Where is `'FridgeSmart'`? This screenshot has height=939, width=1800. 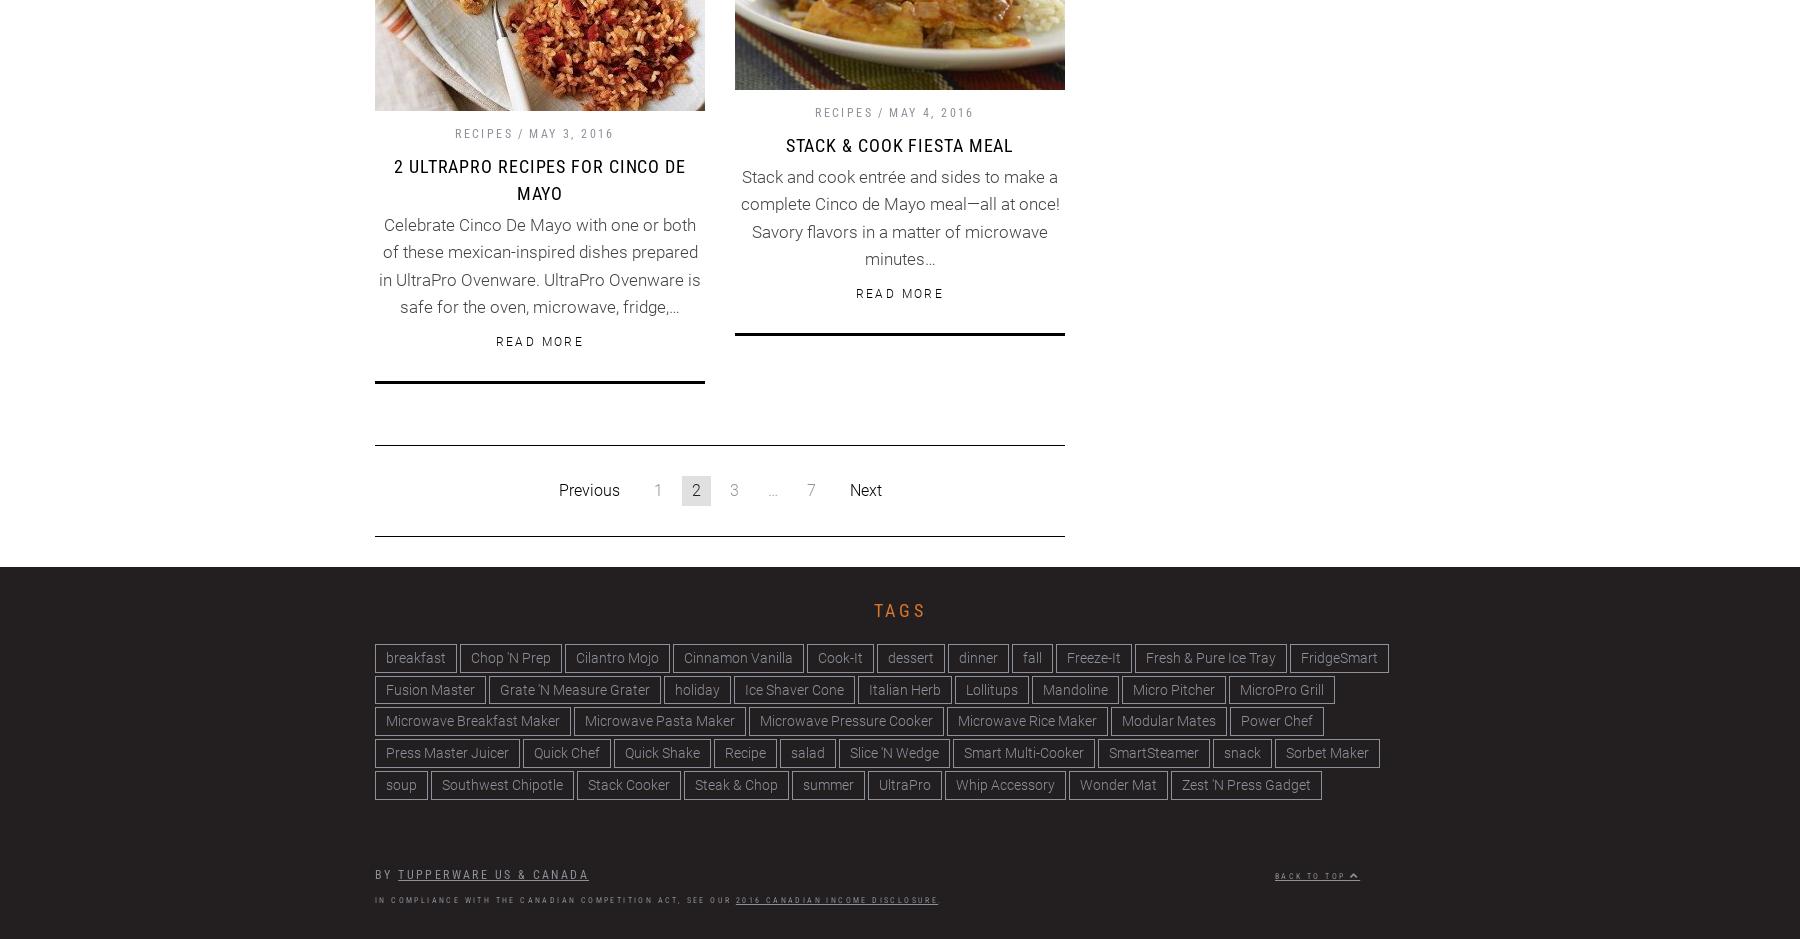 'FridgeSmart' is located at coordinates (1339, 657).